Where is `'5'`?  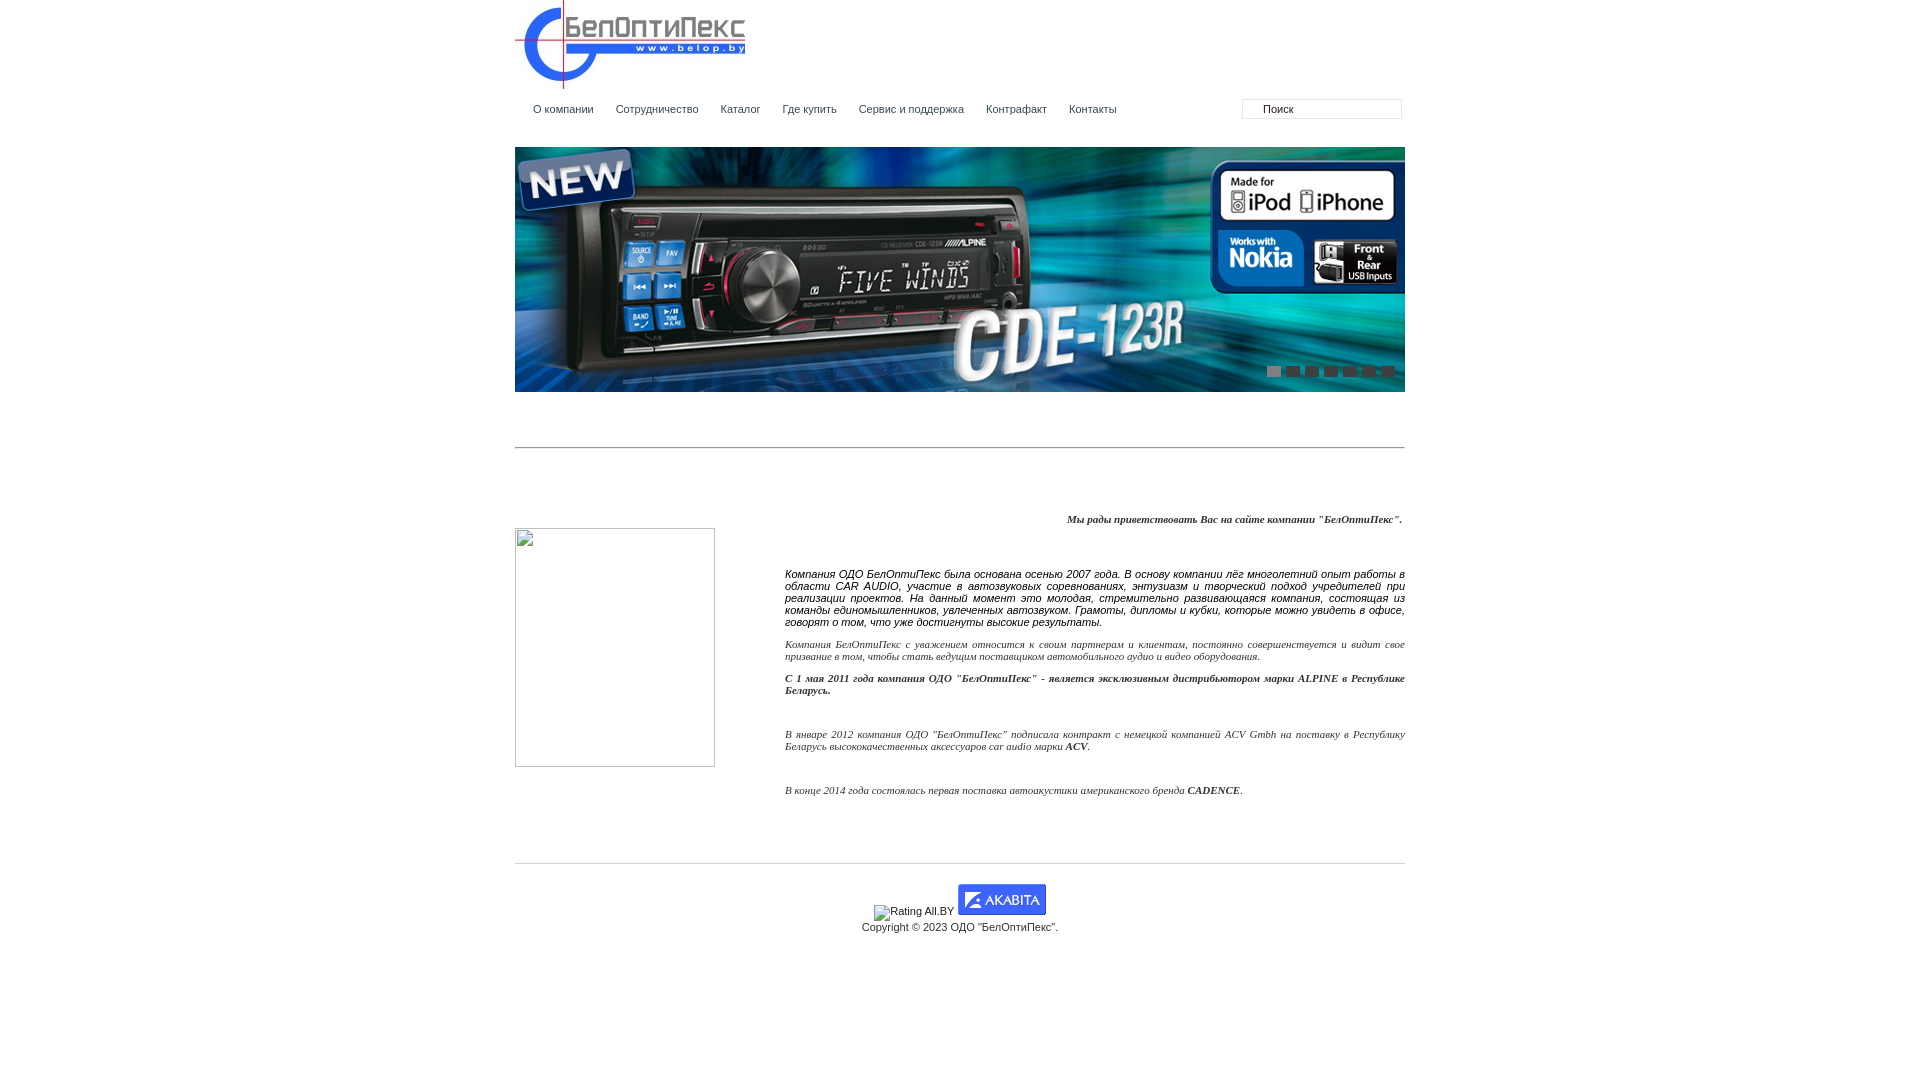
'5' is located at coordinates (1349, 371).